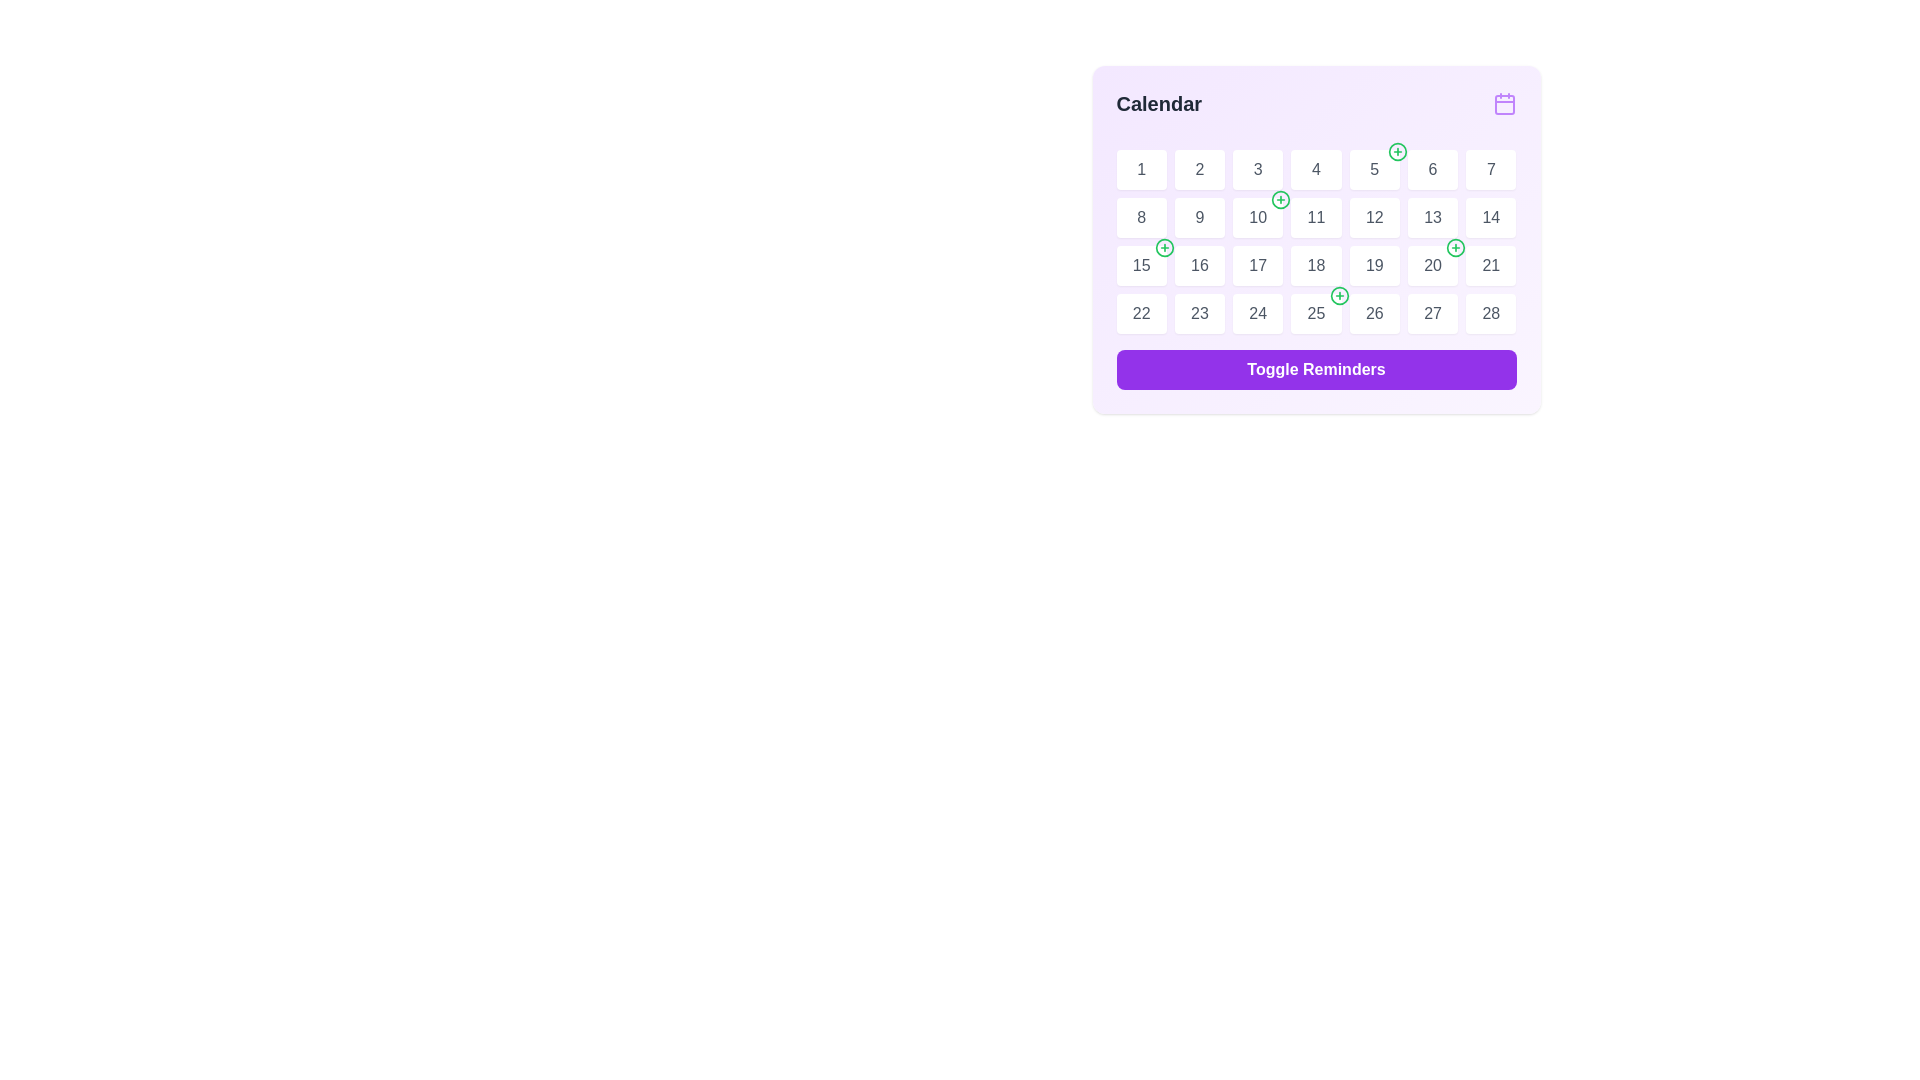  What do you see at coordinates (1432, 168) in the screenshot?
I see `the calendar date element displaying the number '6', located in the second row and sixth column of the grid under the 'Calendar' header` at bounding box center [1432, 168].